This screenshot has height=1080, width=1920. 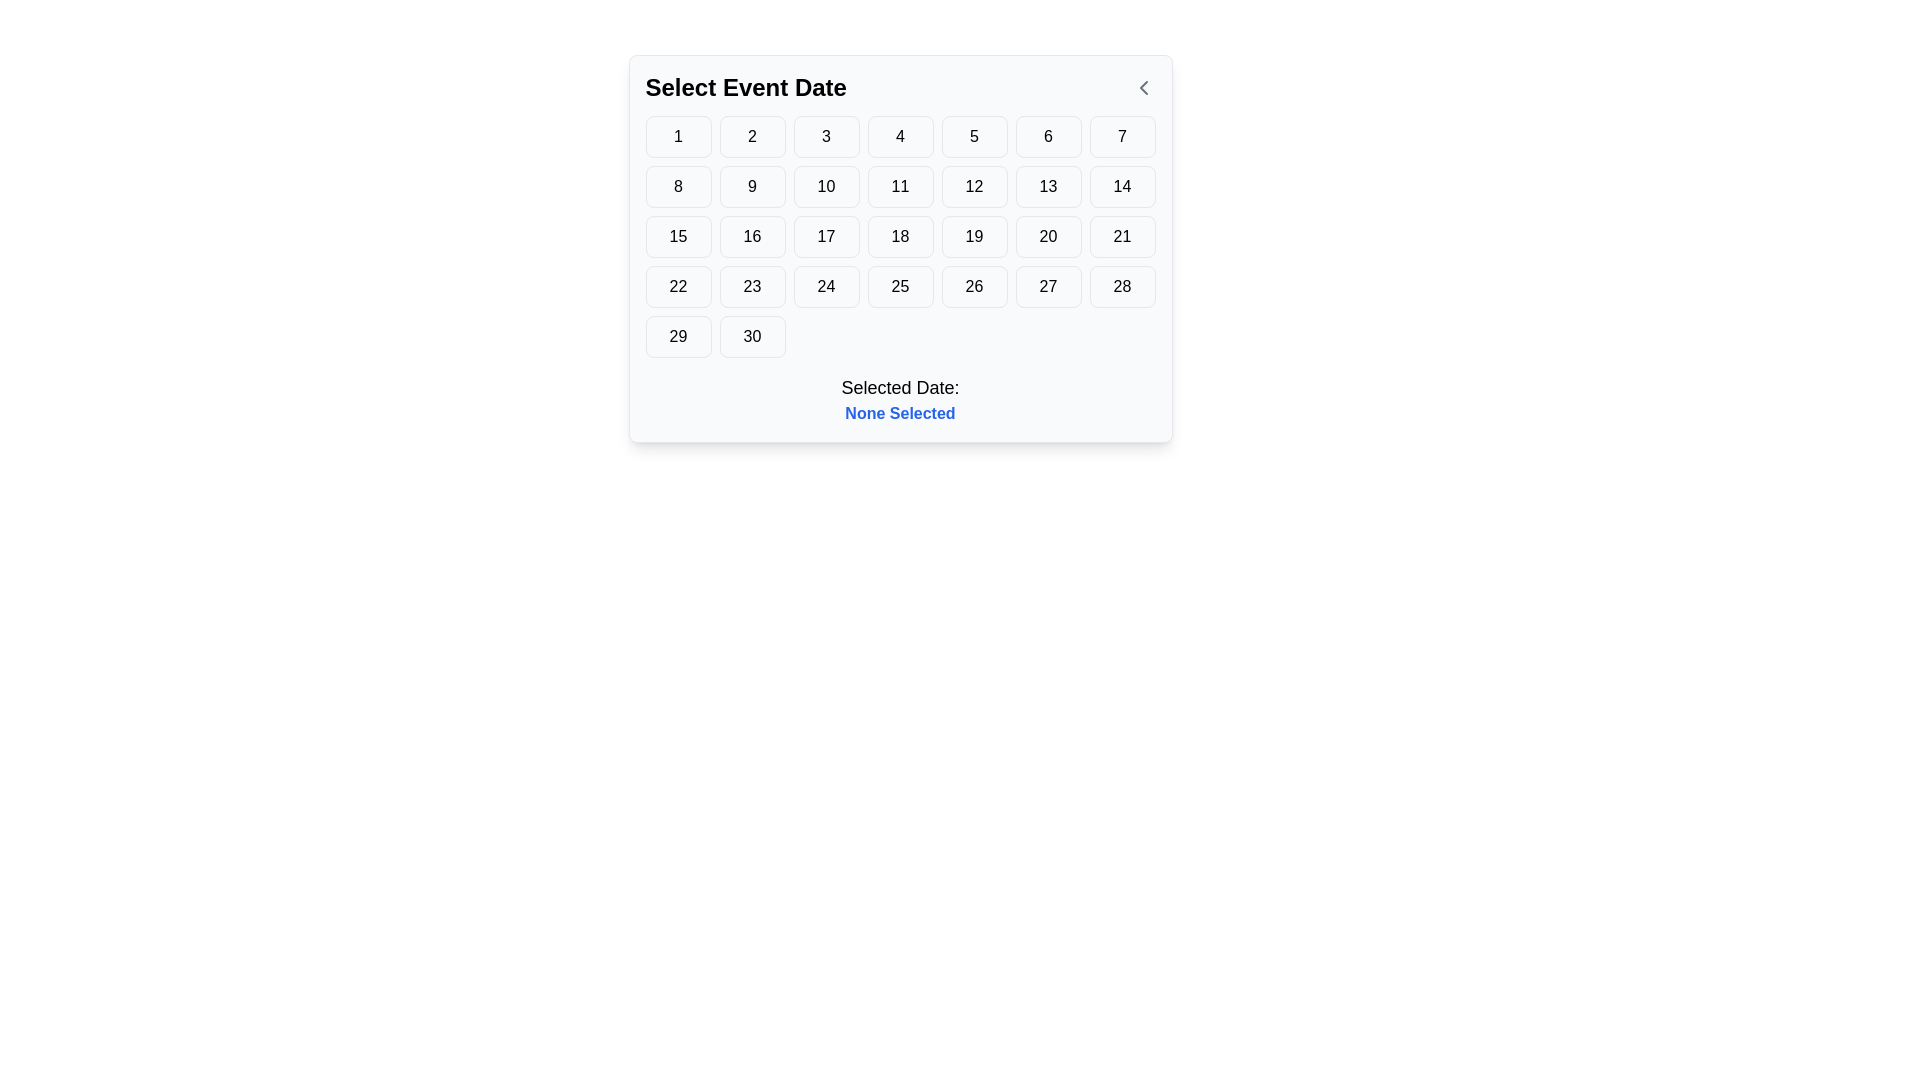 What do you see at coordinates (826, 235) in the screenshot?
I see `the date selection button representing the date '17' in the calendar interface` at bounding box center [826, 235].